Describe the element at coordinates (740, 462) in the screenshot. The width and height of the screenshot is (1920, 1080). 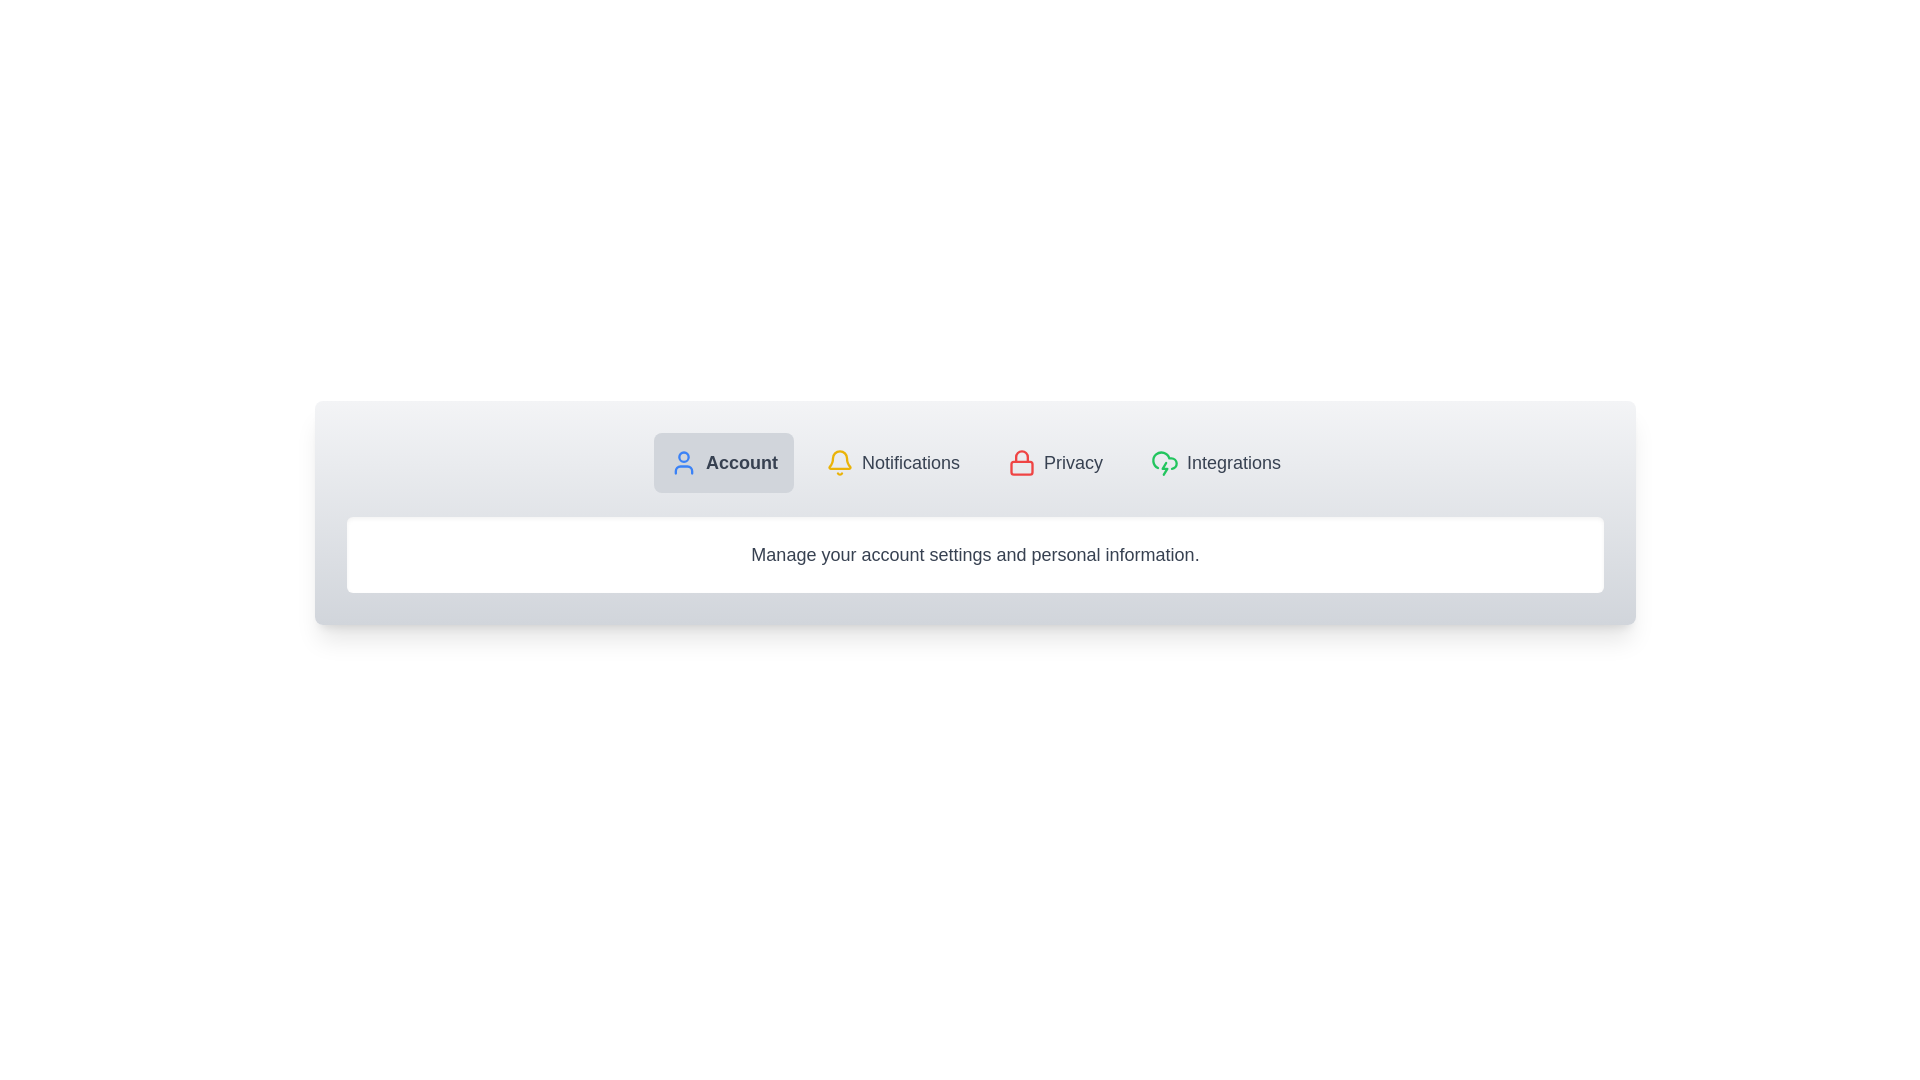
I see `the 'Account' text label, which is located to the right of the user icon in the horizontal menu bar` at that location.